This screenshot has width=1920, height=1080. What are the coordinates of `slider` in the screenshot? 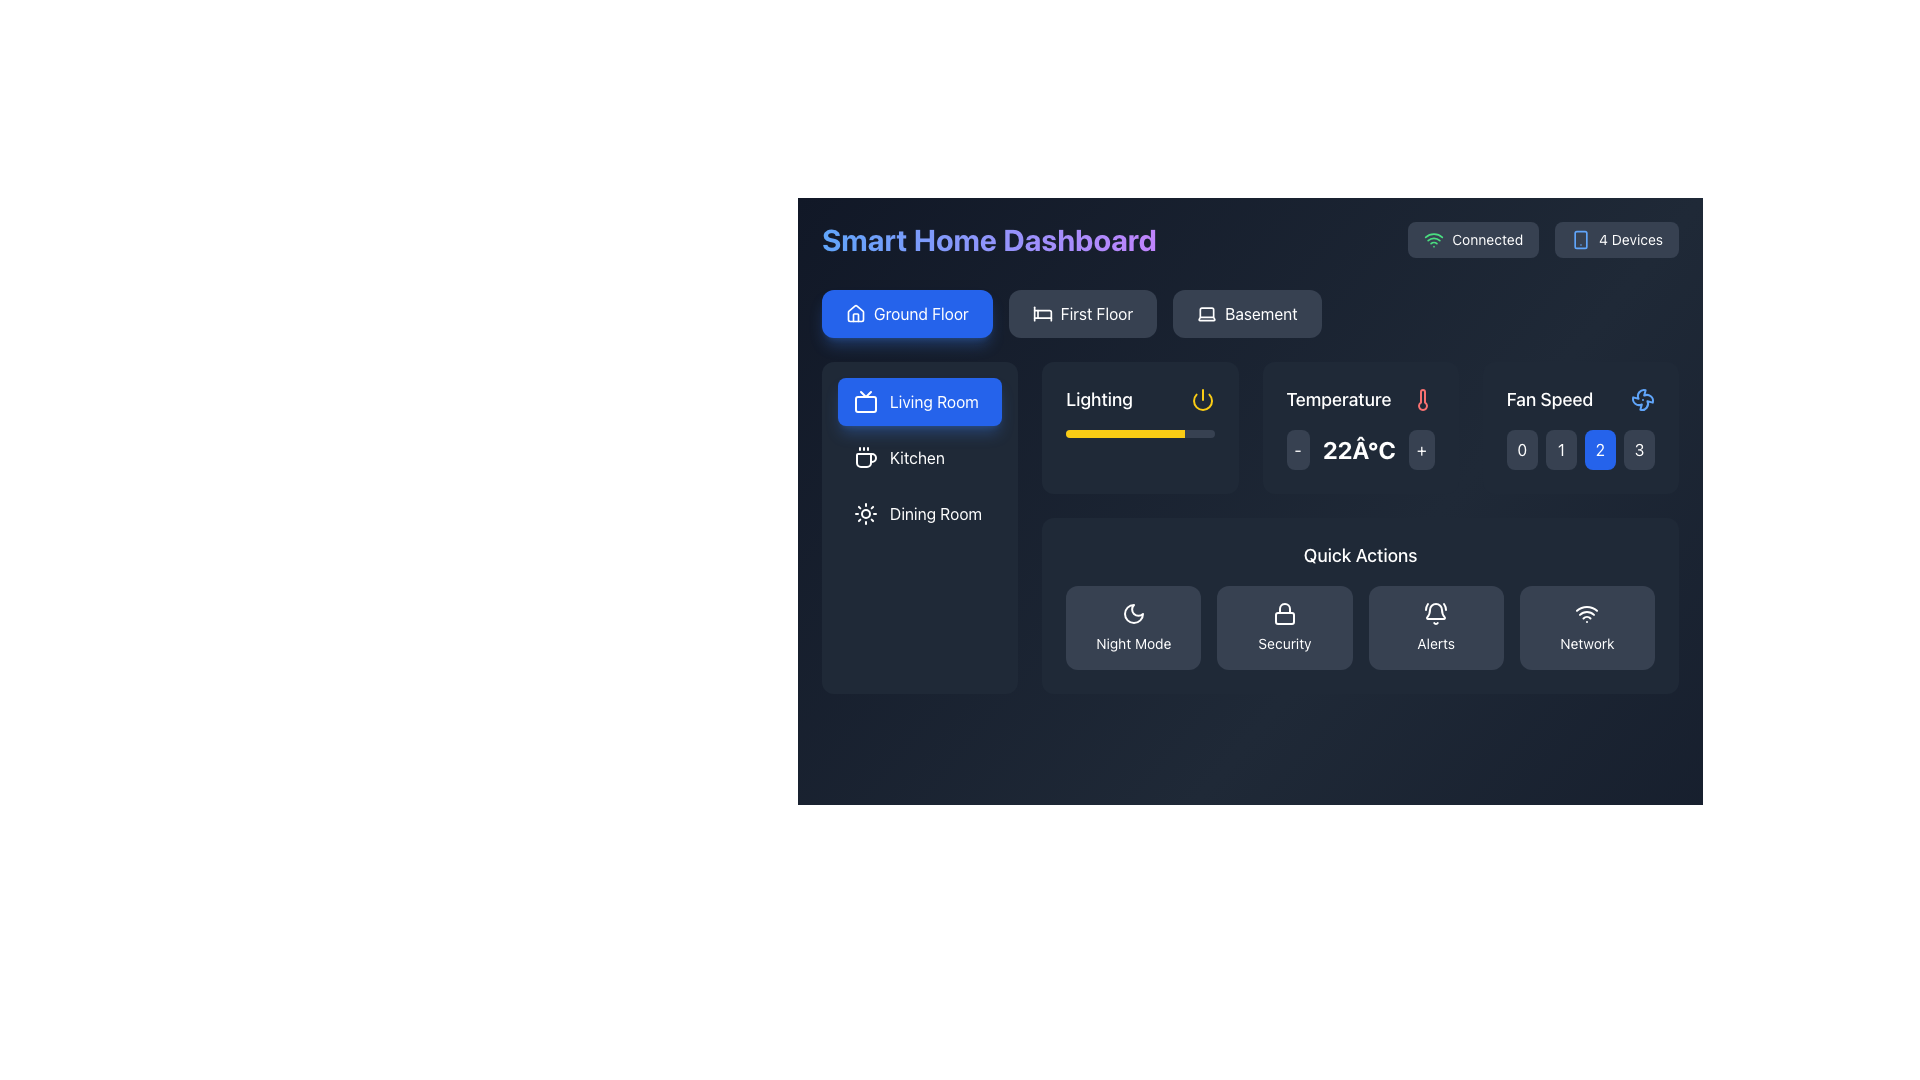 It's located at (1102, 433).